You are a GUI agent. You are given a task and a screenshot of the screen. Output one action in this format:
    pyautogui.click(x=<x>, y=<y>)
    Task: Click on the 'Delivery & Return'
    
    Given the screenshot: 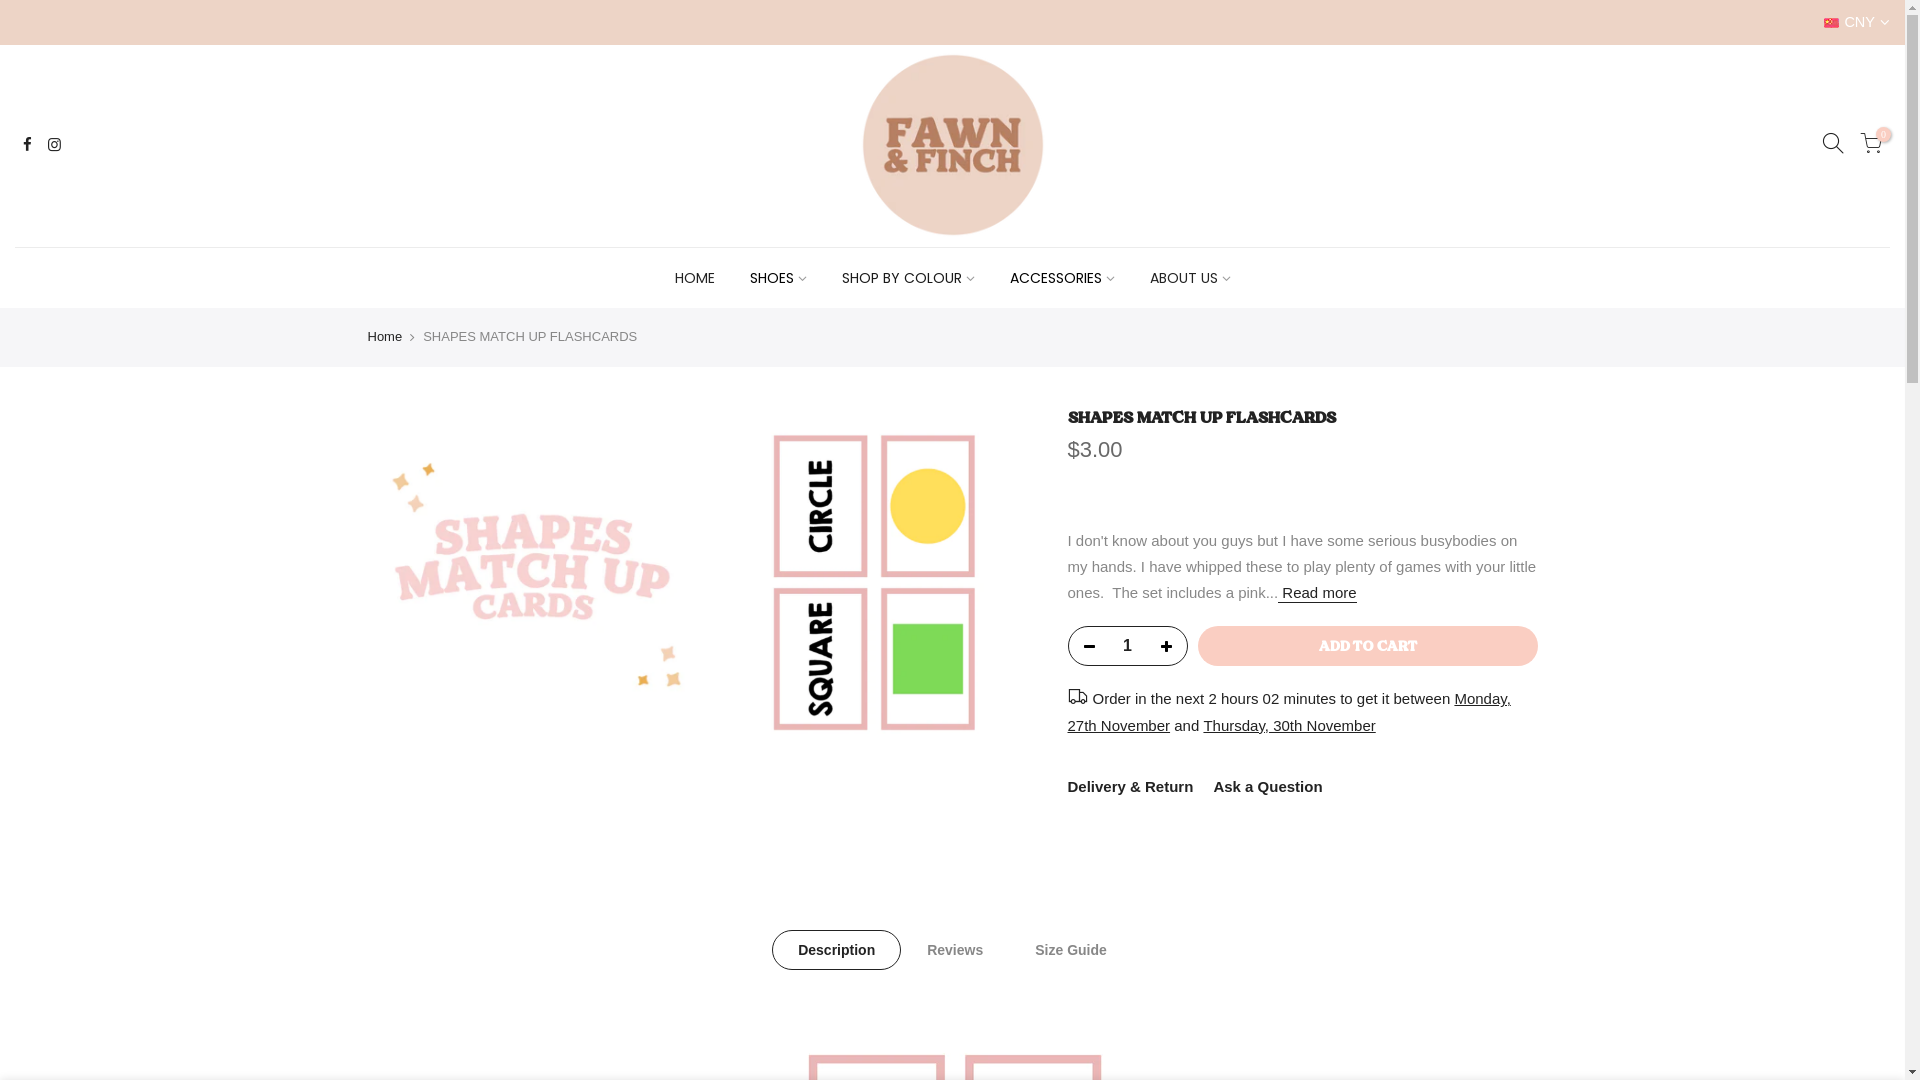 What is the action you would take?
    pyautogui.click(x=1131, y=785)
    